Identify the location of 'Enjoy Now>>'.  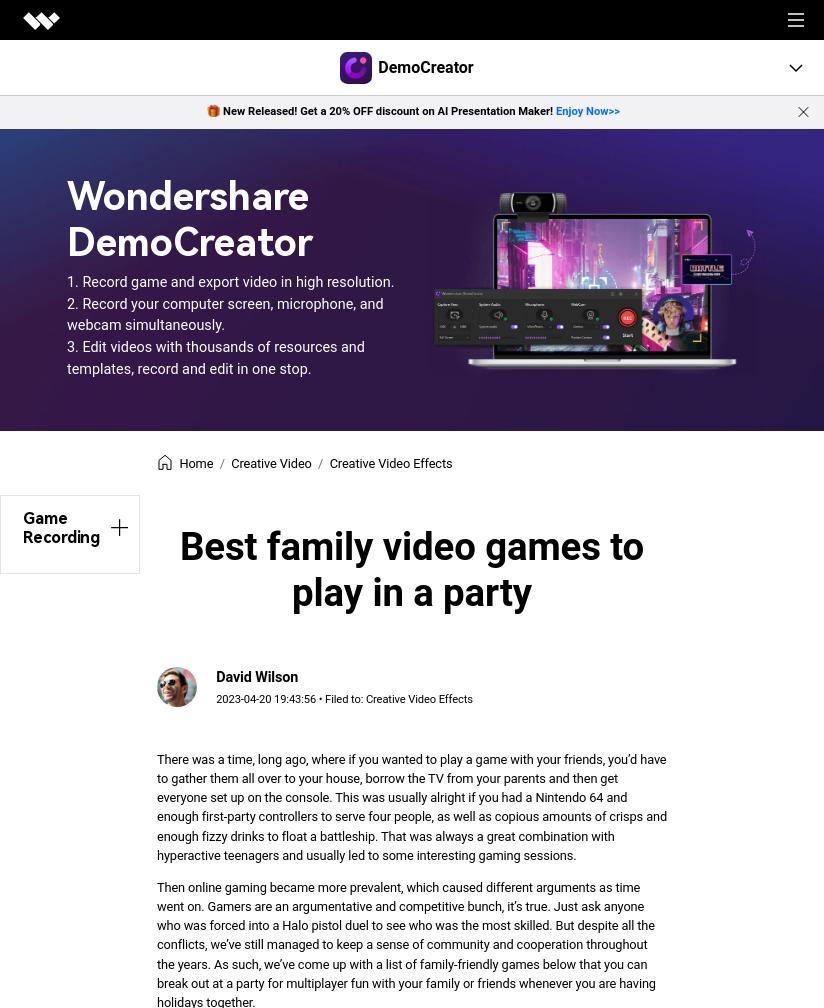
(587, 111).